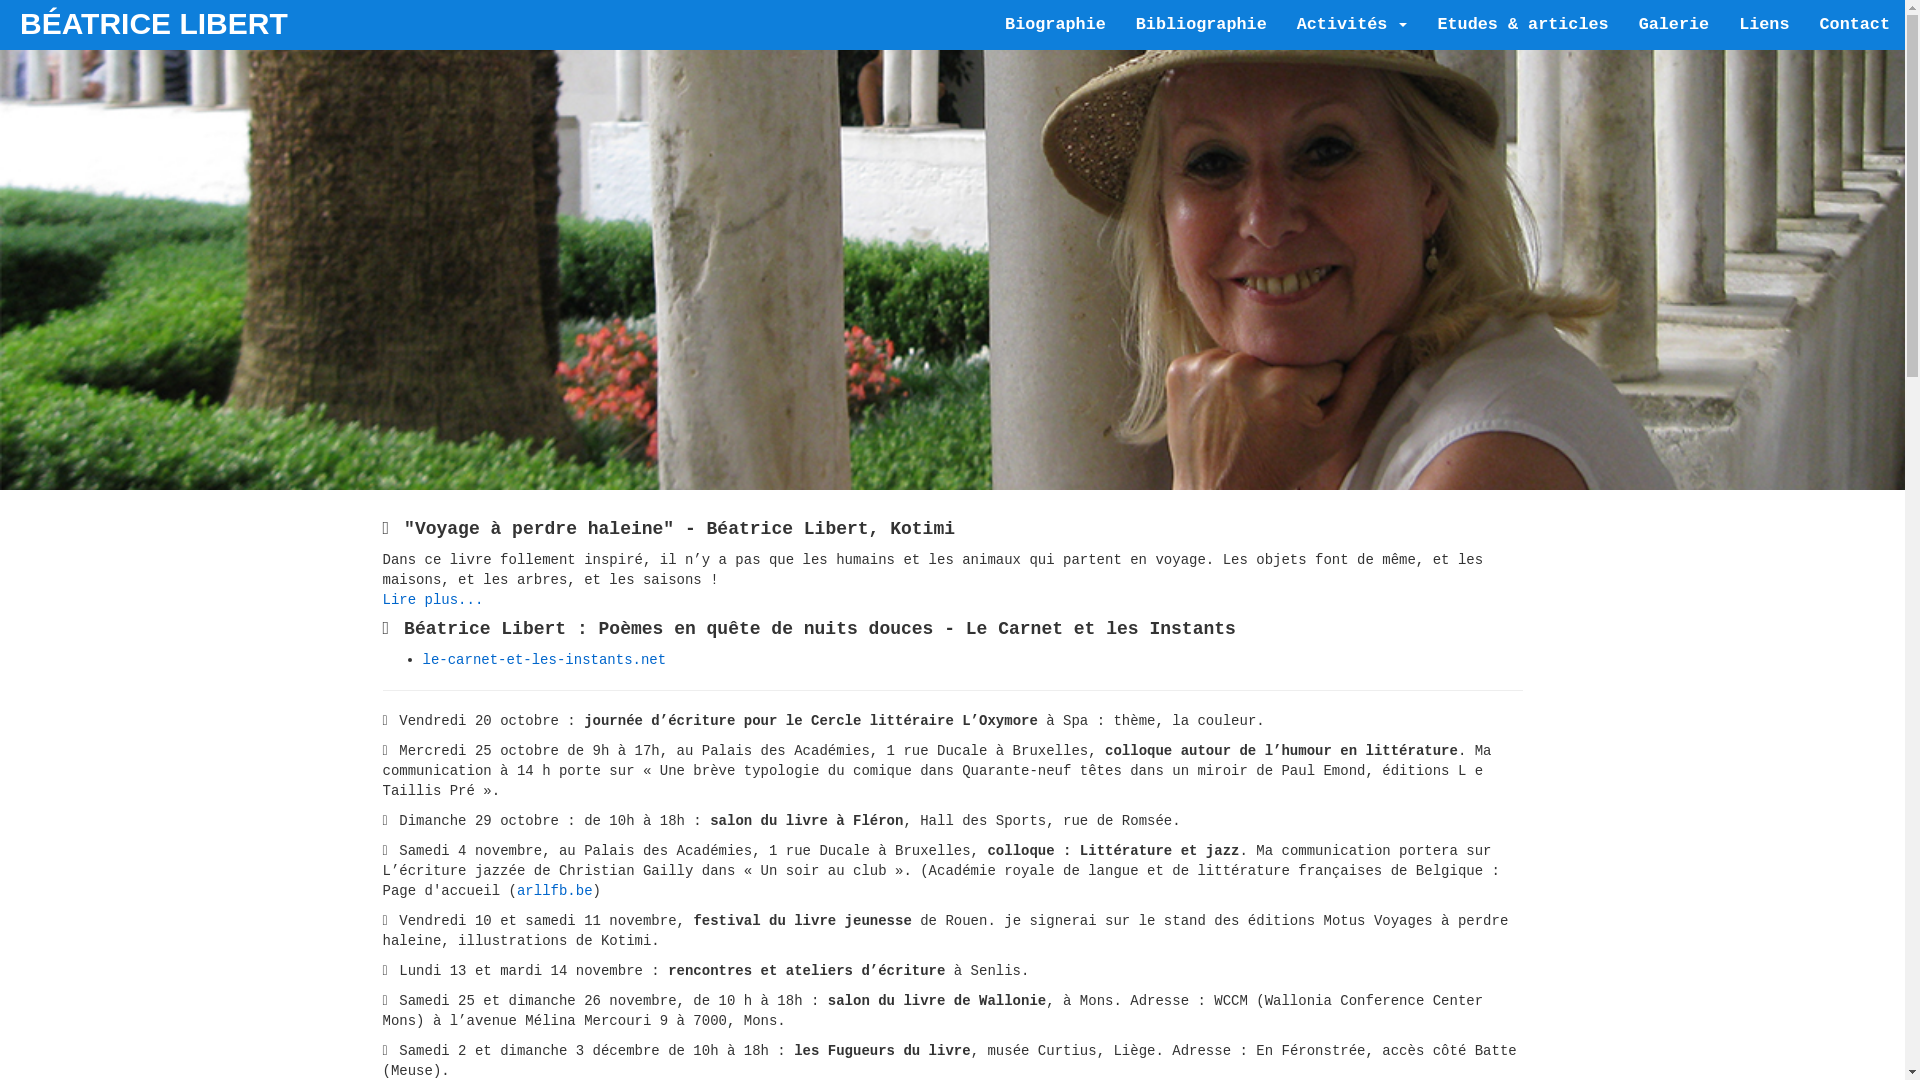 Image resolution: width=1920 pixels, height=1080 pixels. I want to click on 'le-carnet-et-les-instants.net', so click(543, 659).